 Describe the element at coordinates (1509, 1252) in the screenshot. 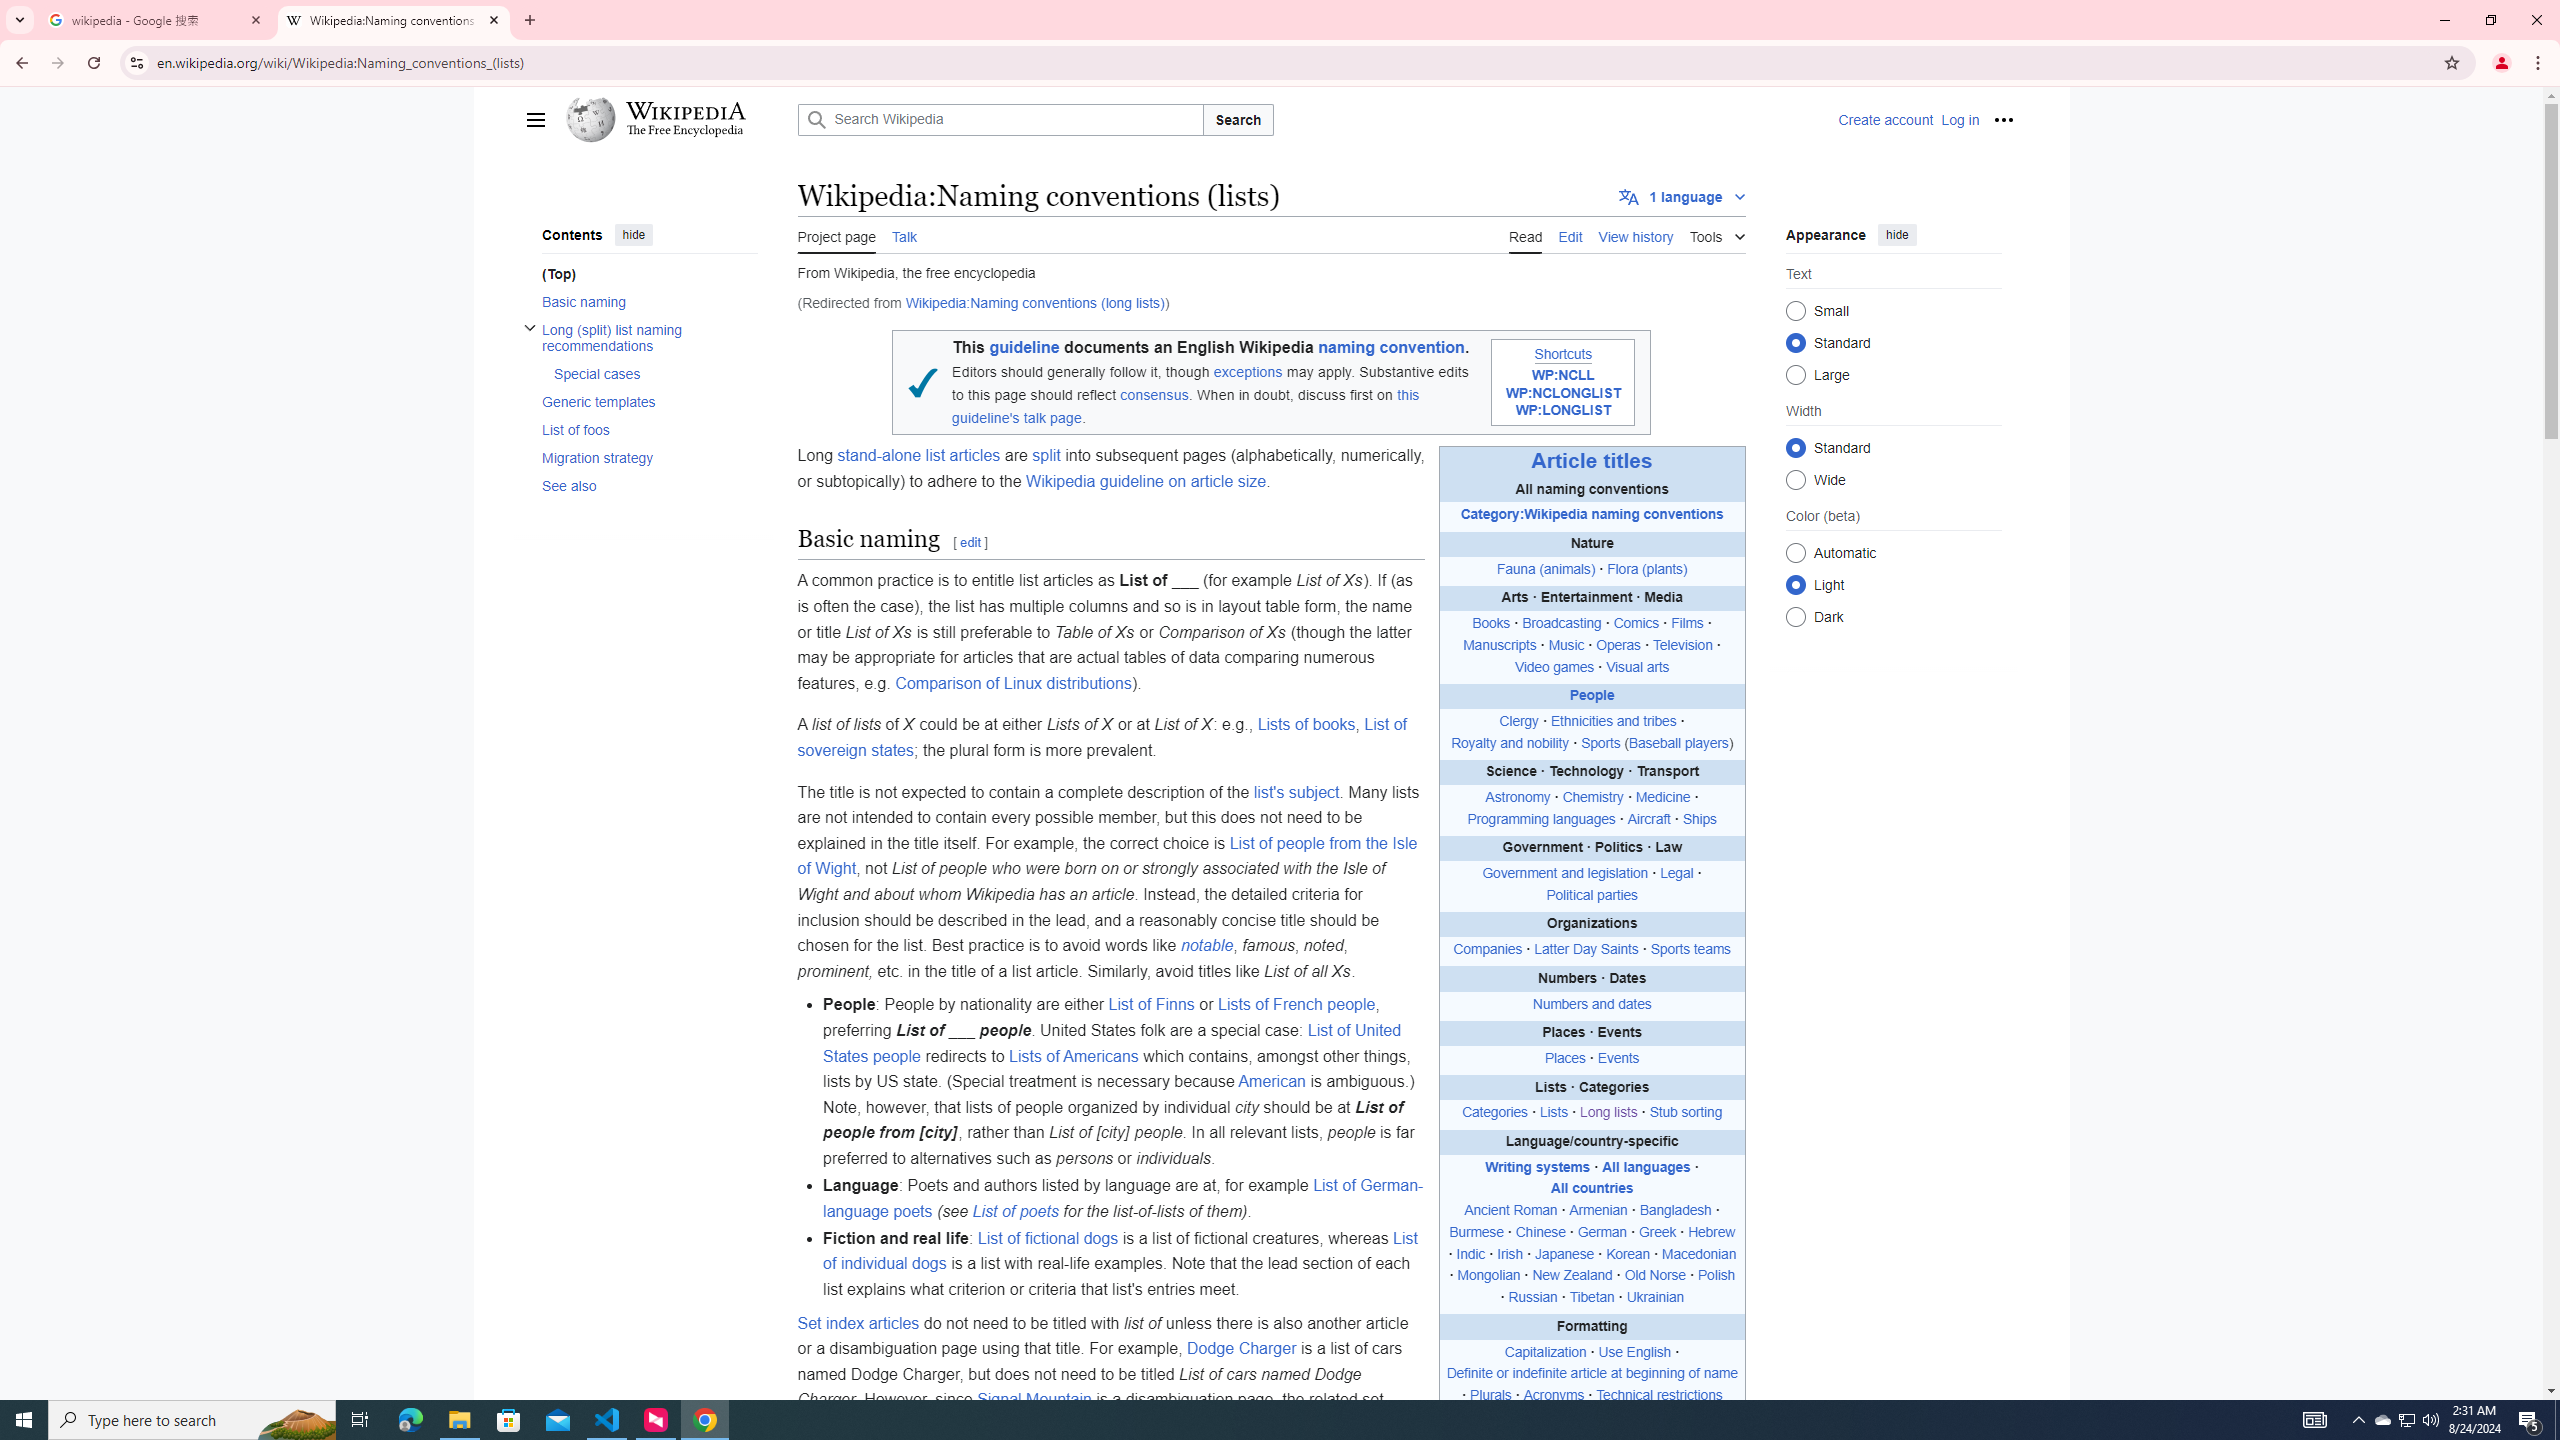

I see `'Irish'` at that location.